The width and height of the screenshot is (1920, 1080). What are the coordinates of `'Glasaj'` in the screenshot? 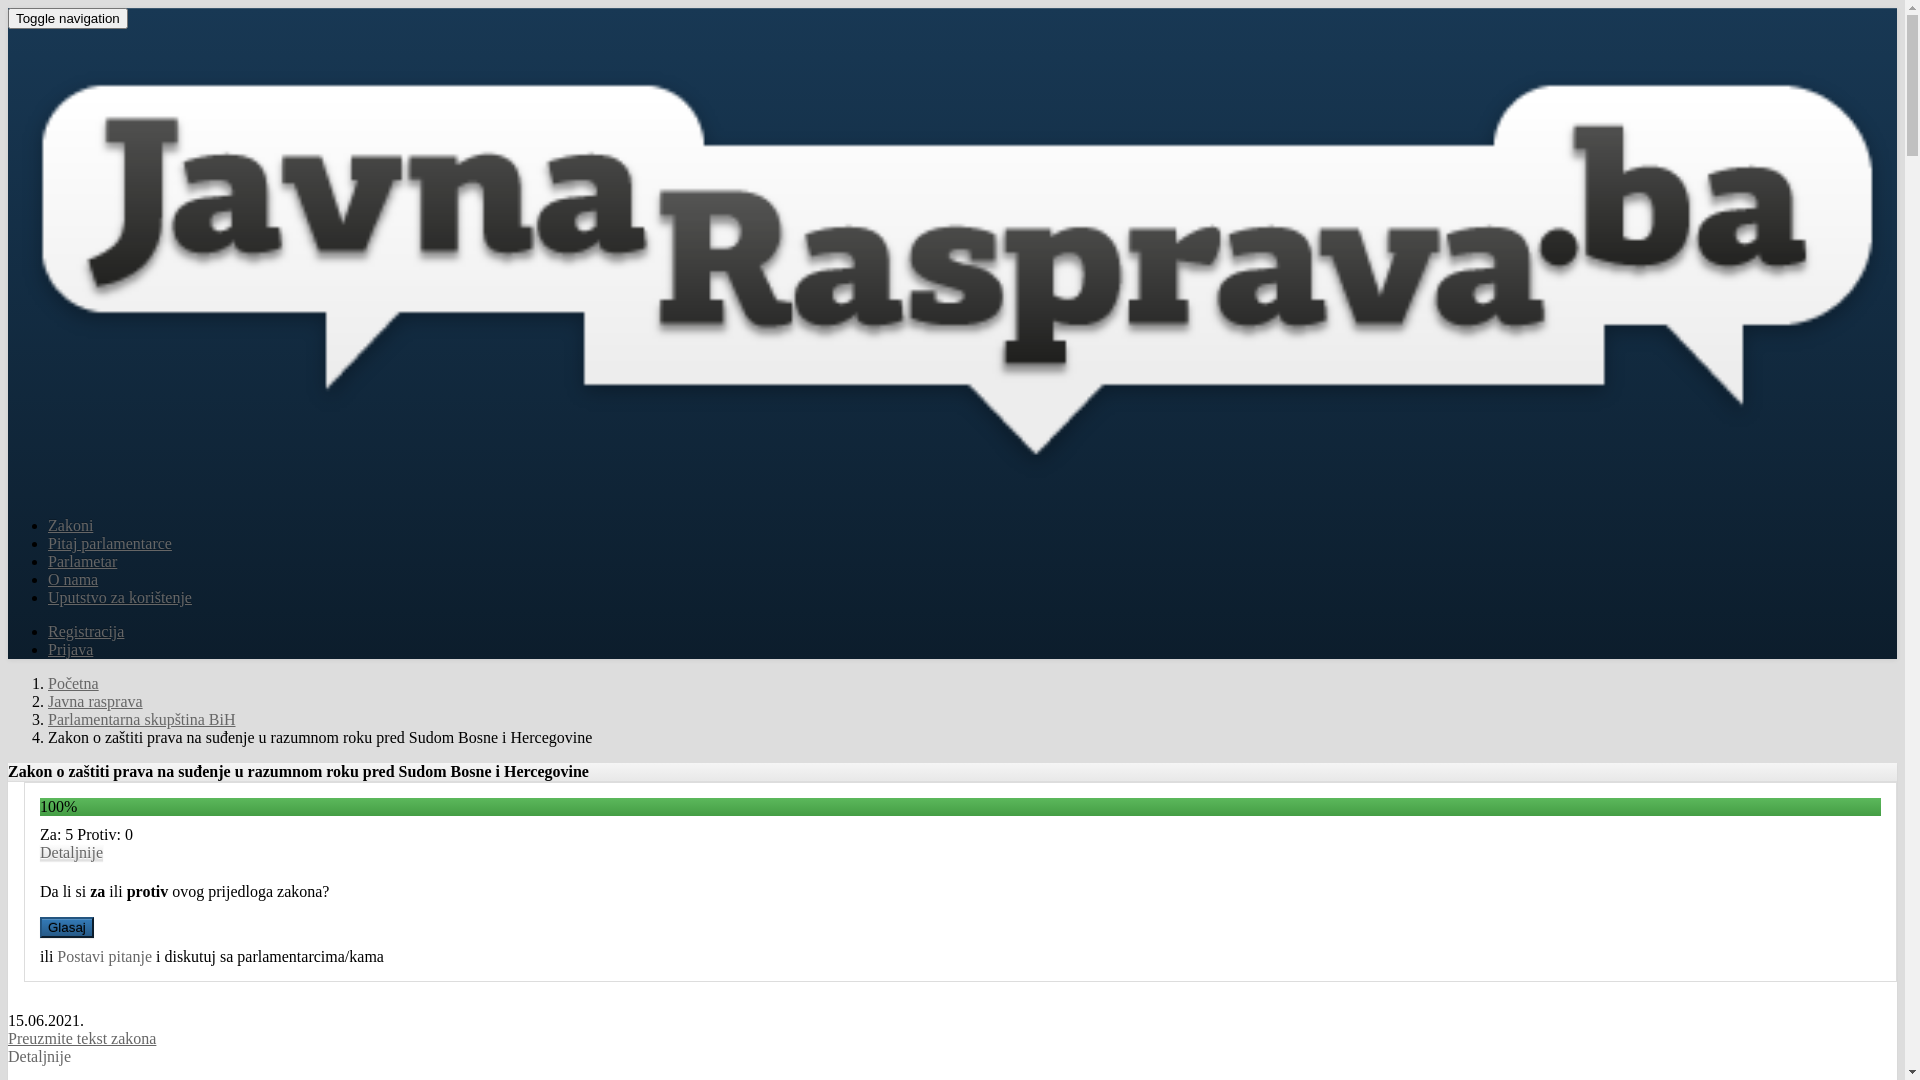 It's located at (67, 927).